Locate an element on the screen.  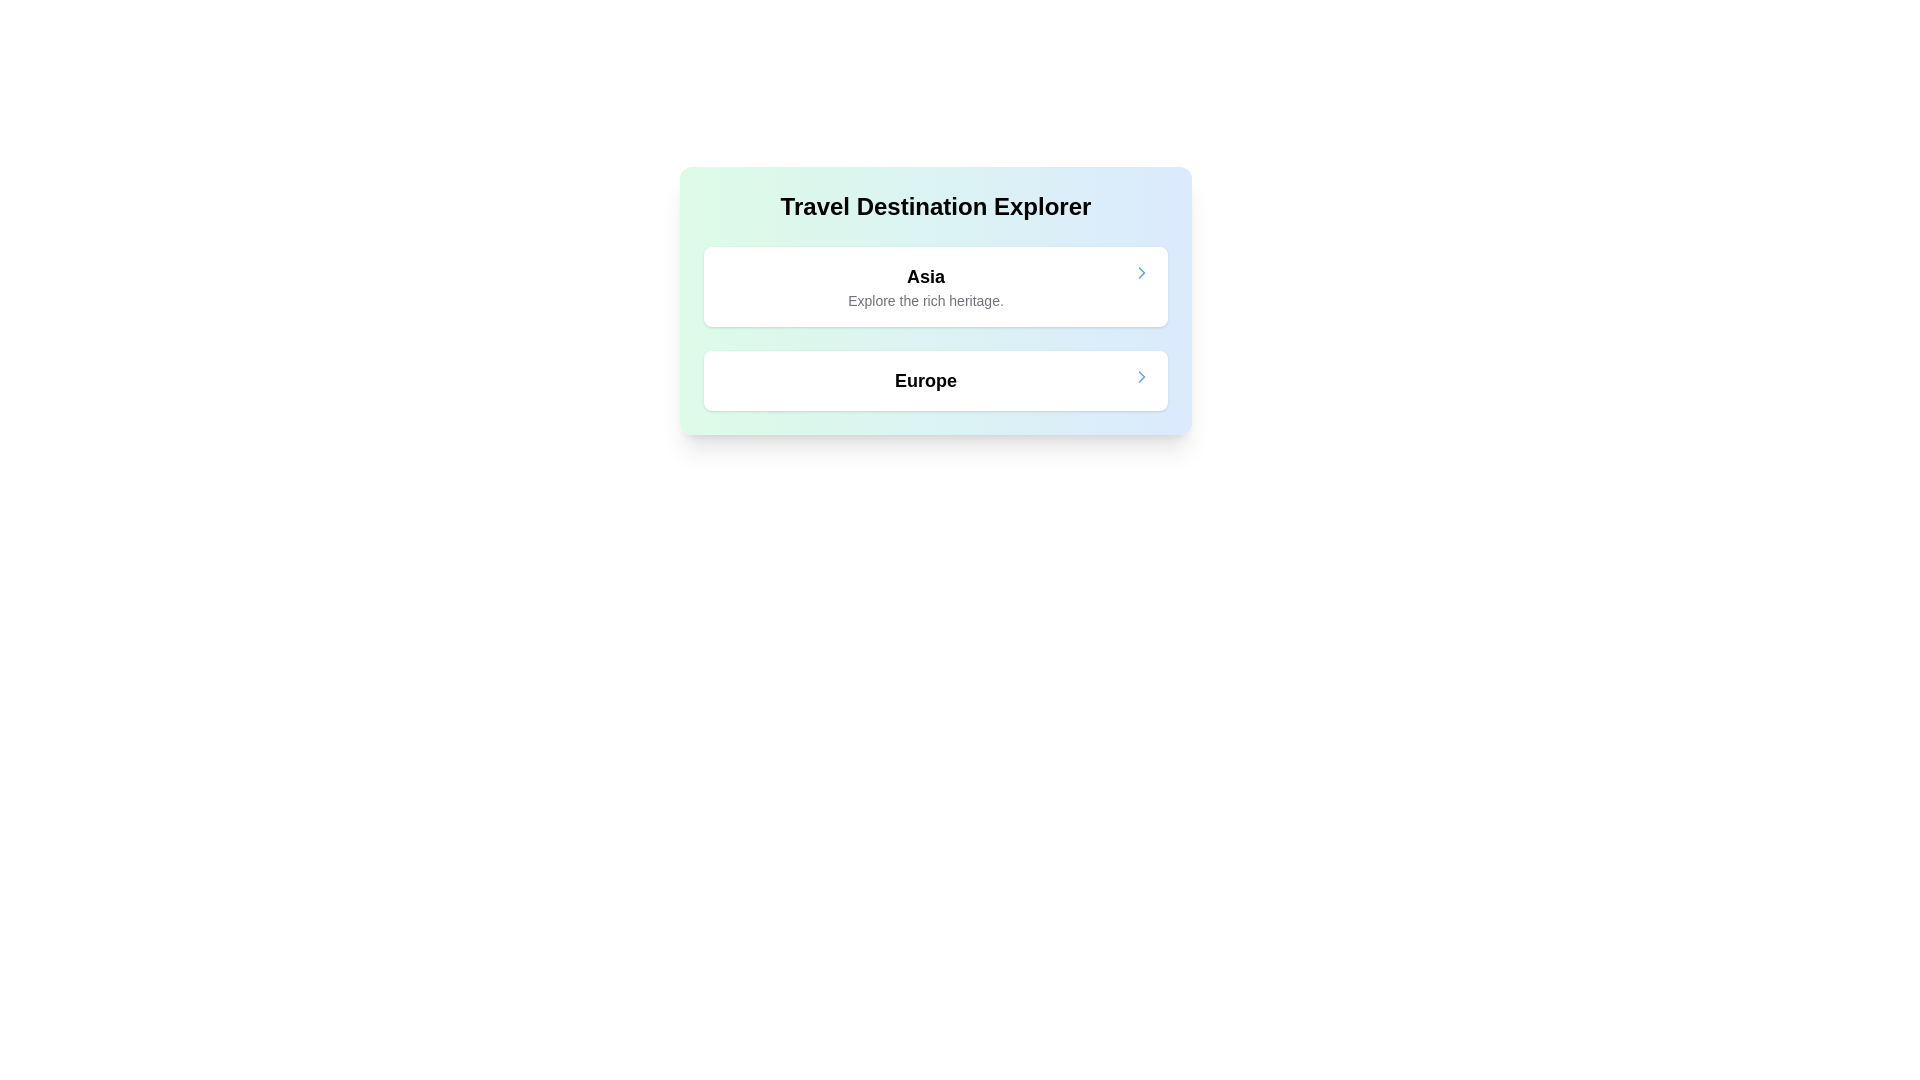
the right-pointing blue chevron icon in the 'Asia' destination section is located at coordinates (1142, 273).